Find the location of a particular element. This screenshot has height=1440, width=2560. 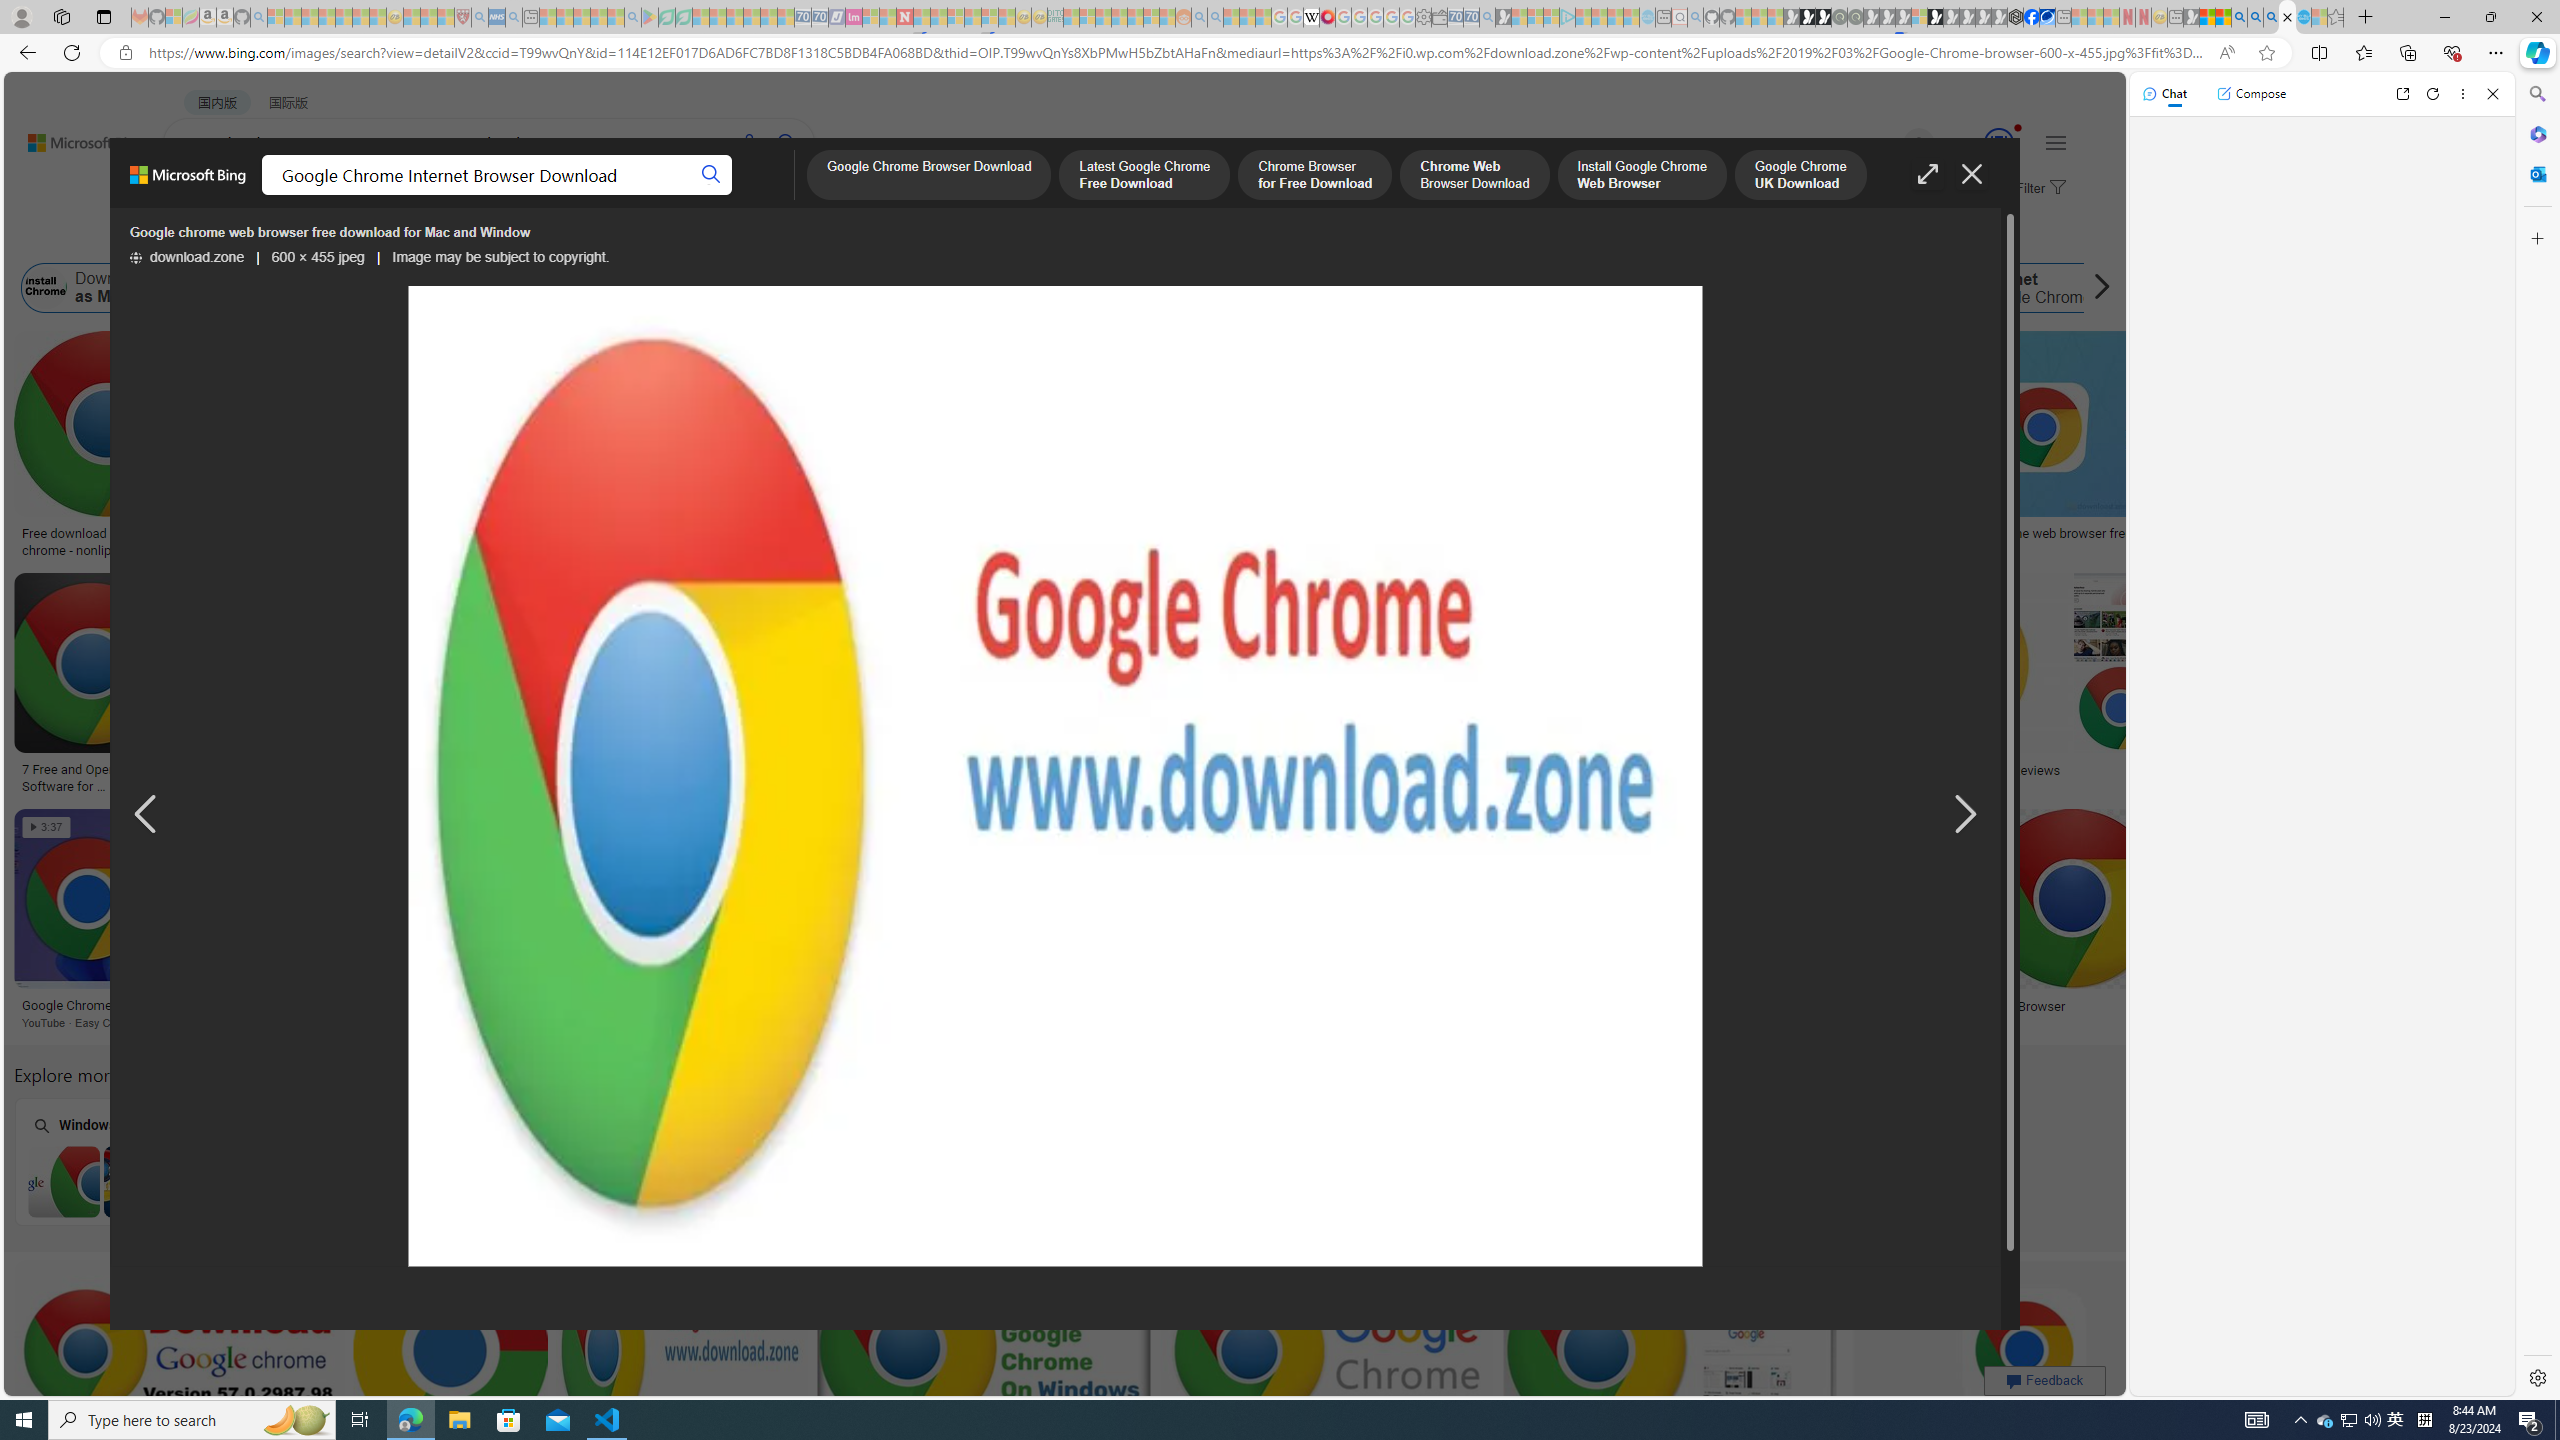

'Future Focus Report 2024 - Sleeping' is located at coordinates (1854, 16).